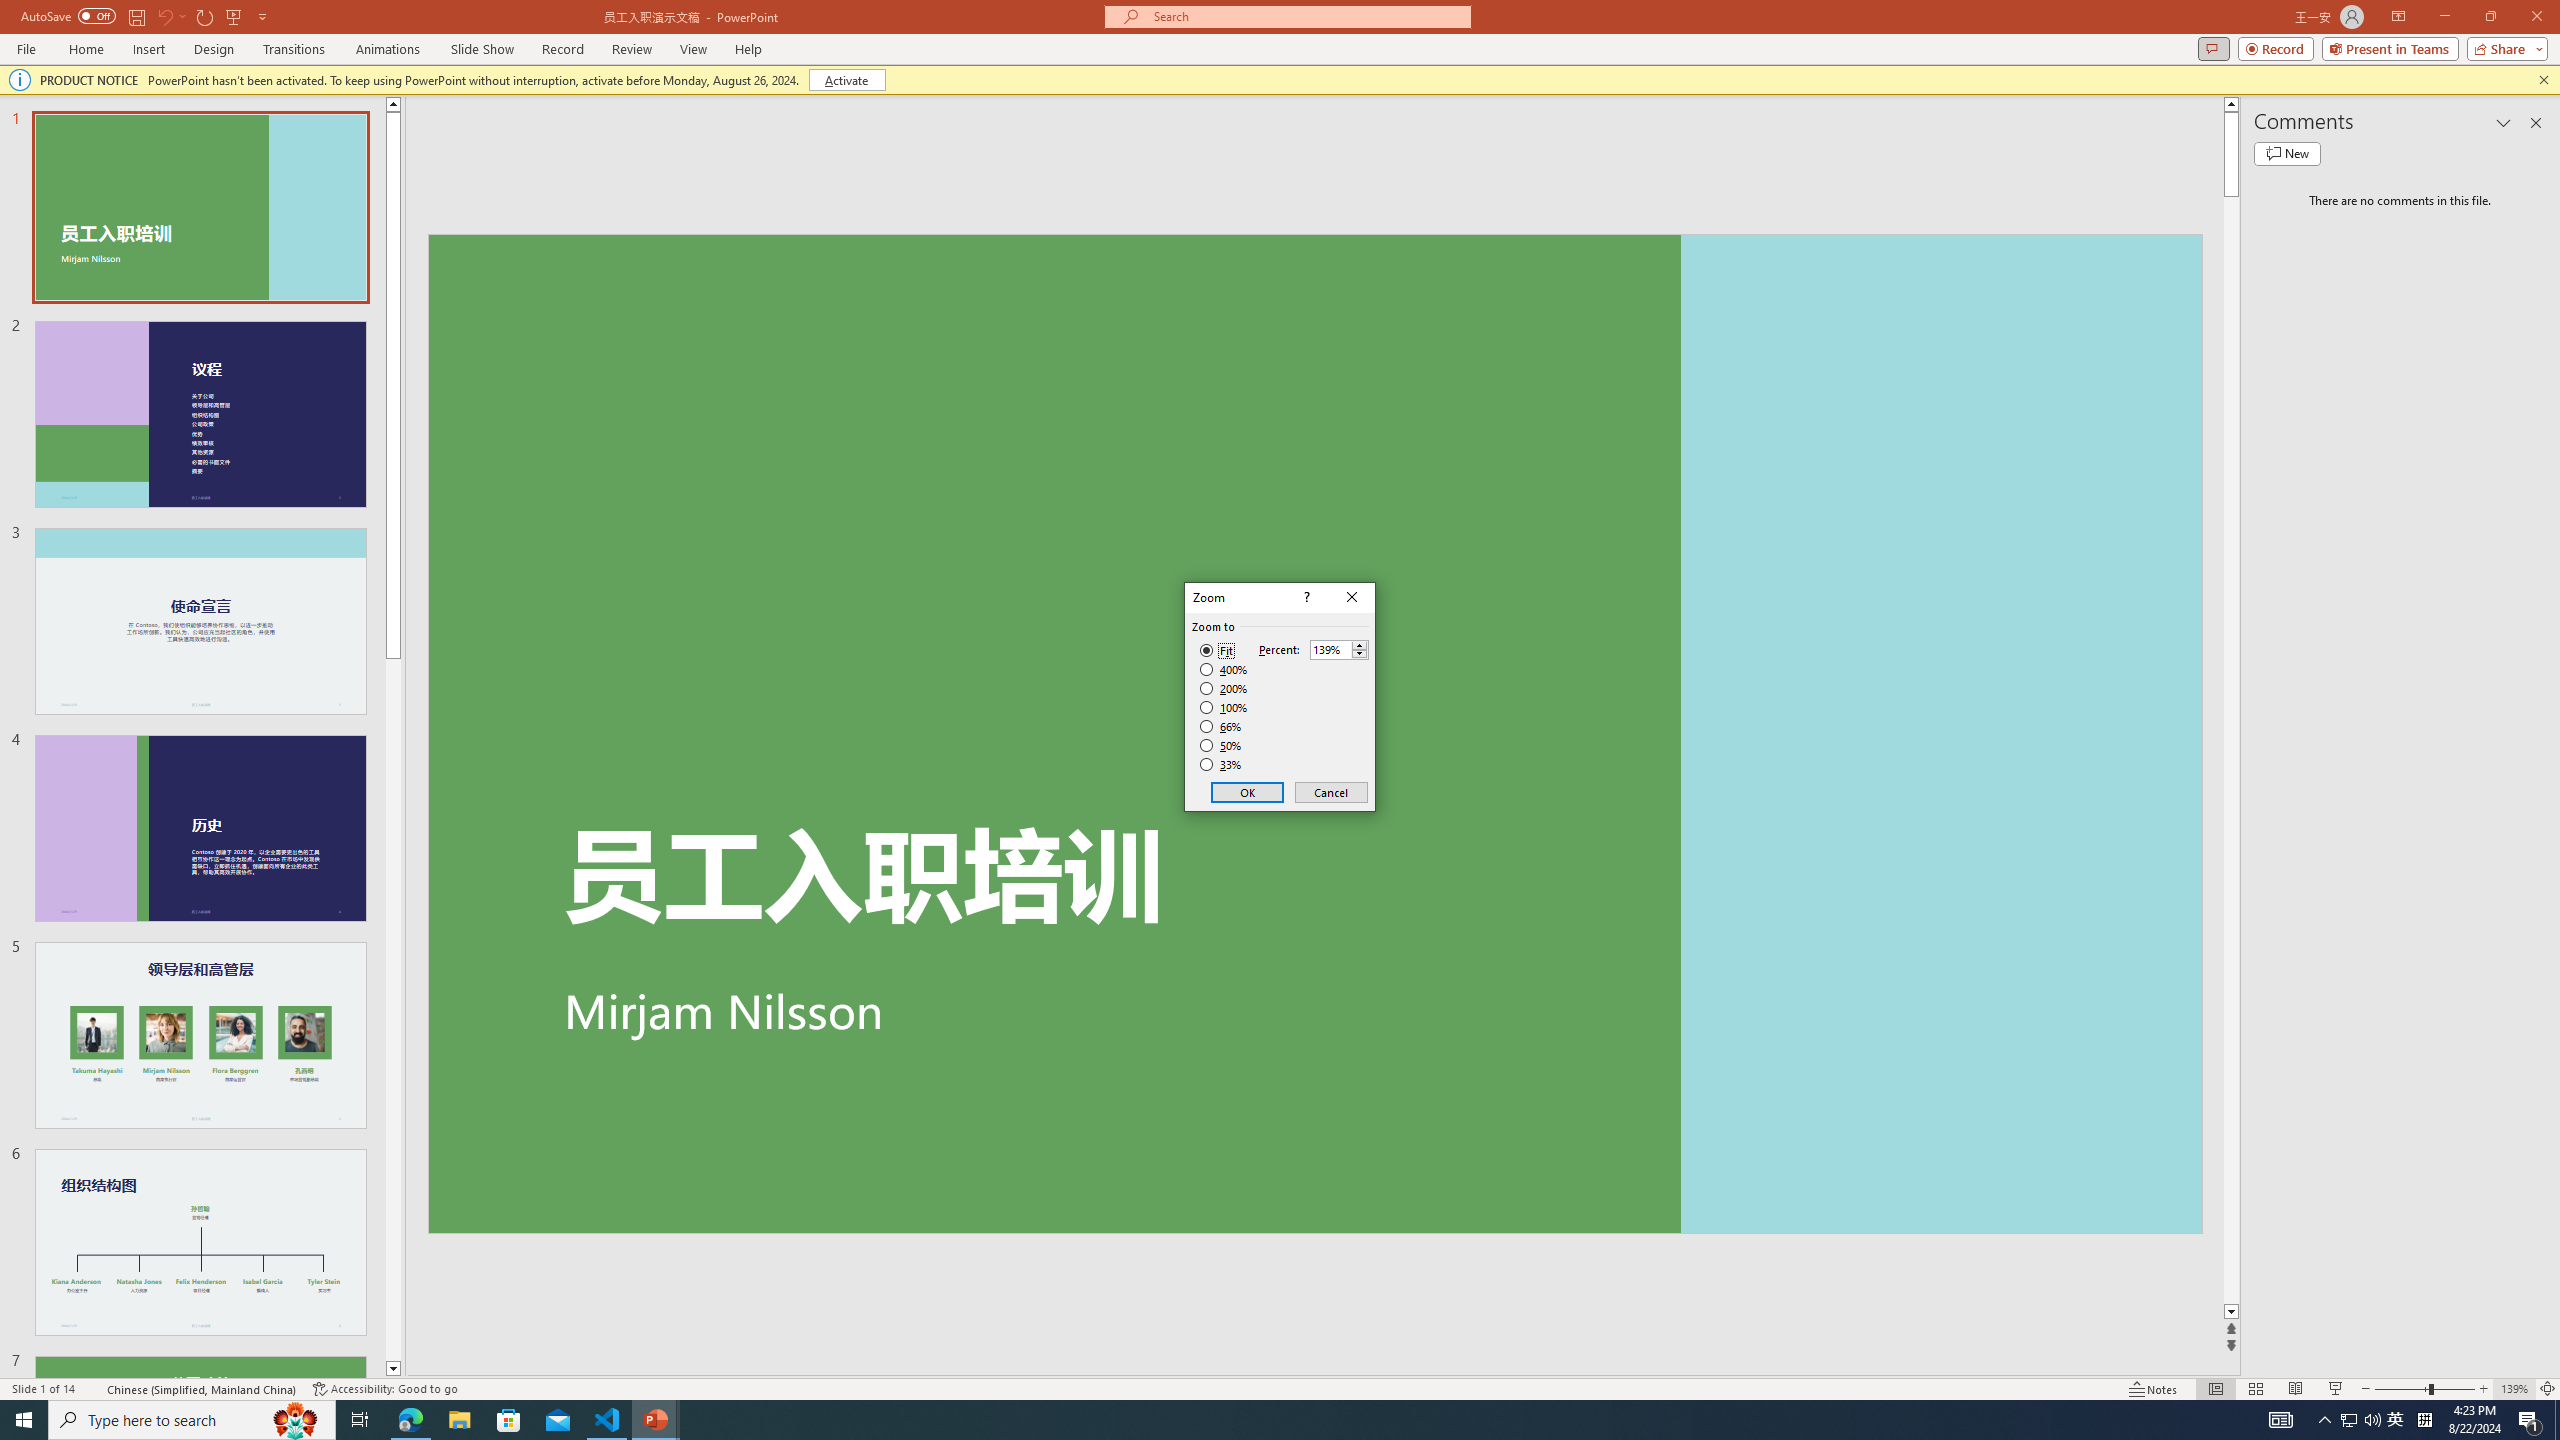 This screenshot has width=2560, height=1440. Describe the element at coordinates (2543, 78) in the screenshot. I see `'Close this message'` at that location.